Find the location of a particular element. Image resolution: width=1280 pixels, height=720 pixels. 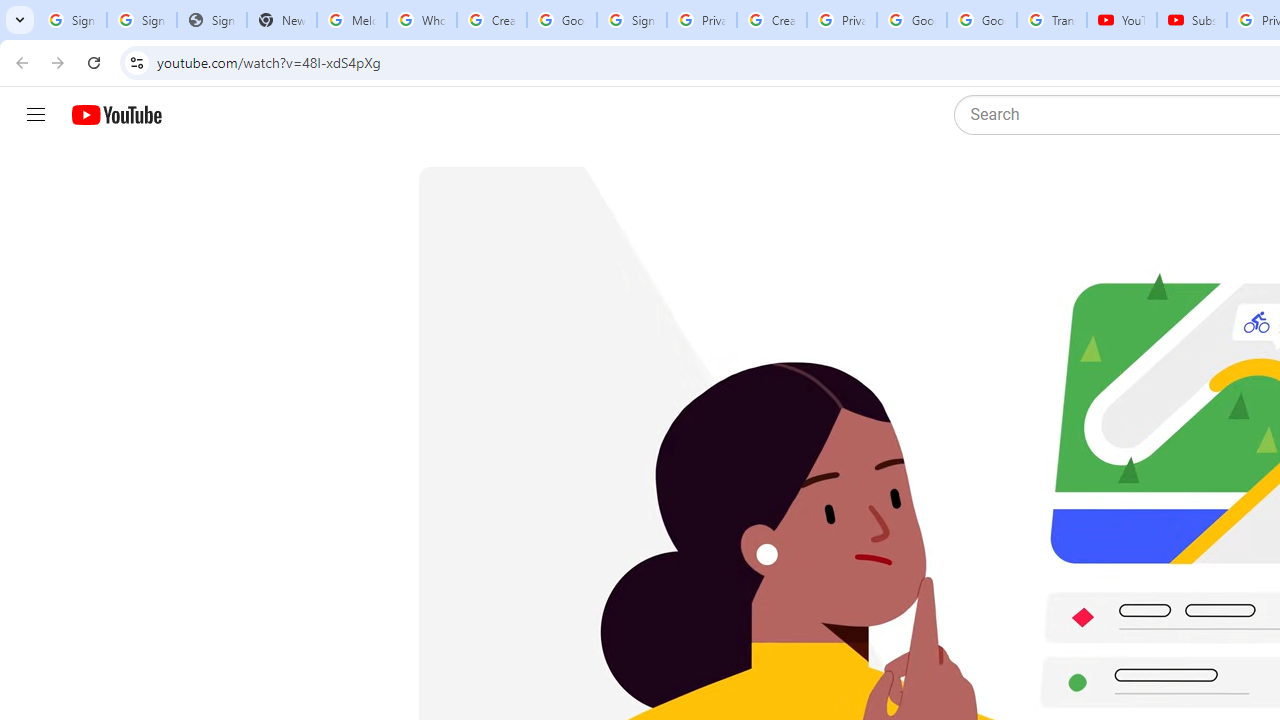

'Create your Google Account' is located at coordinates (492, 20).